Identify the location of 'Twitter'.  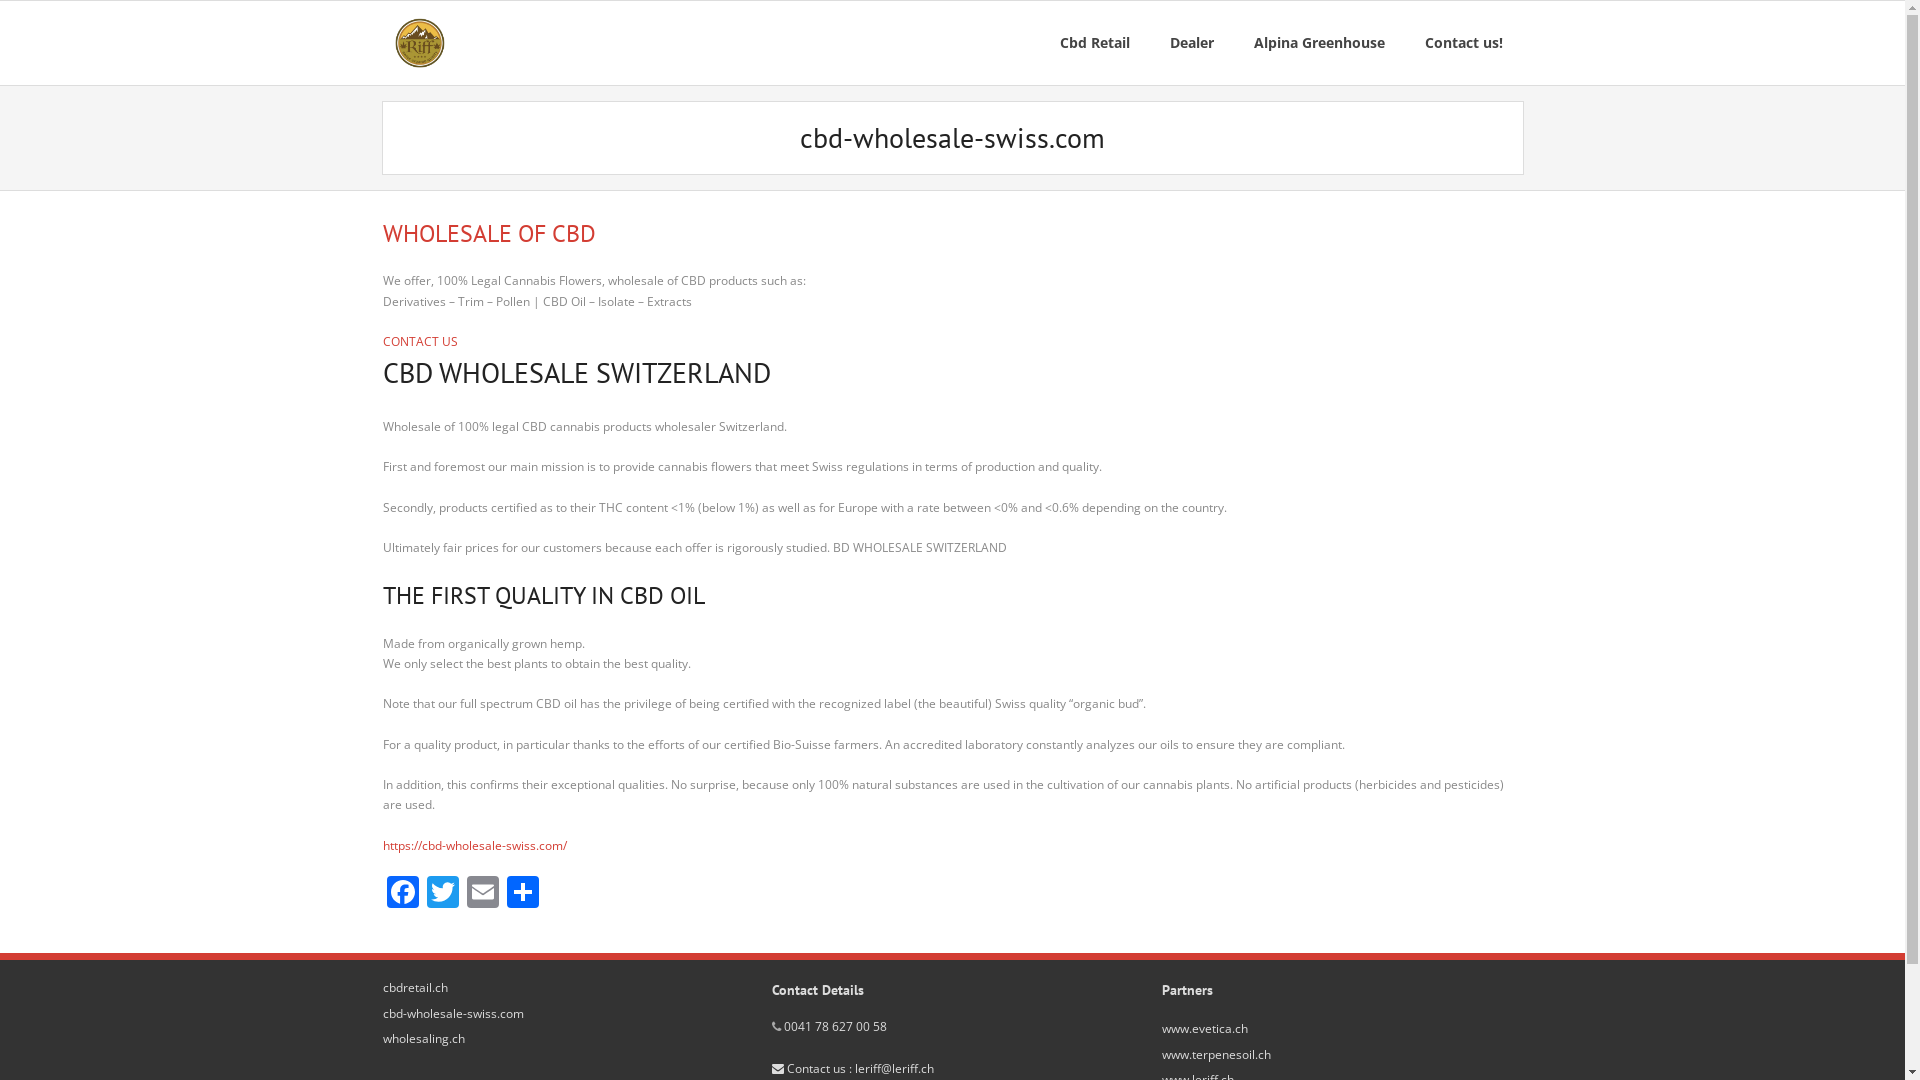
(440, 893).